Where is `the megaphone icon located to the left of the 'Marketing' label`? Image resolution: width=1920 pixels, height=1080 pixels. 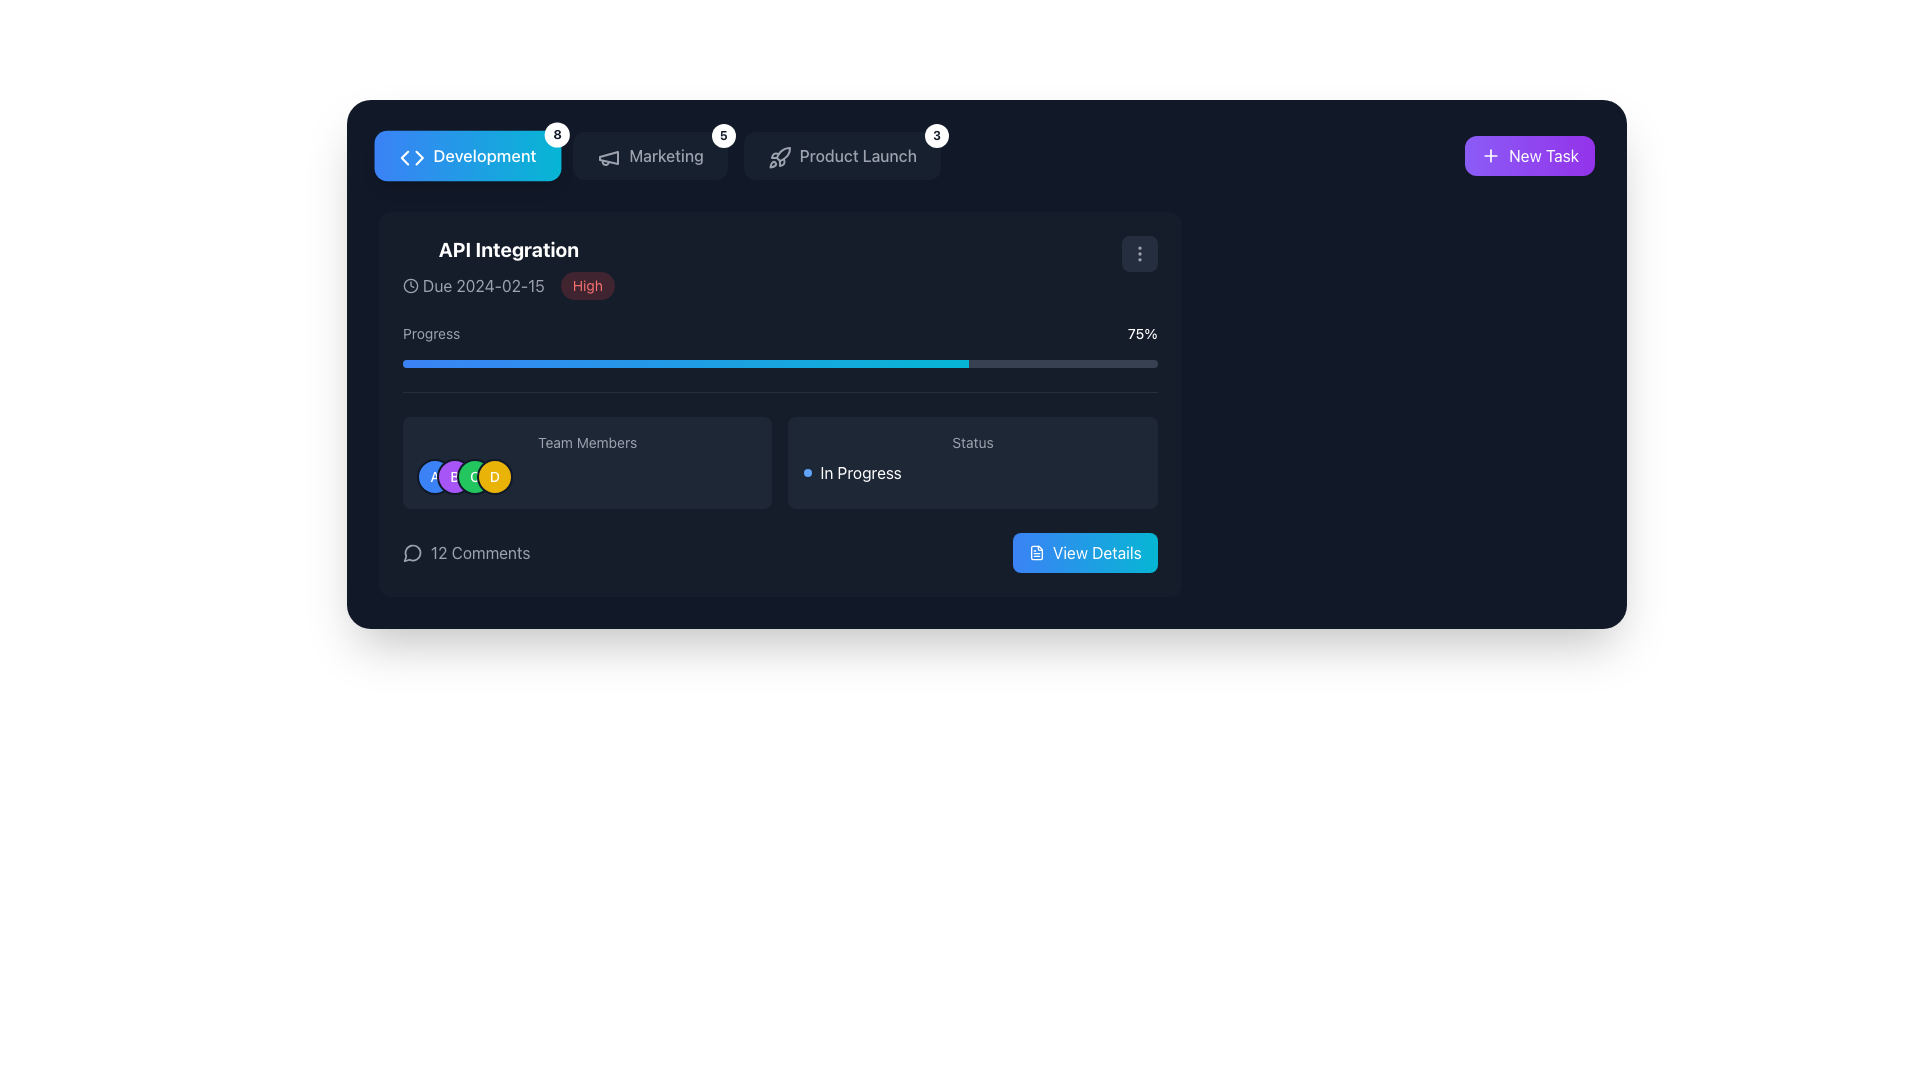 the megaphone icon located to the left of the 'Marketing' label is located at coordinates (606, 154).